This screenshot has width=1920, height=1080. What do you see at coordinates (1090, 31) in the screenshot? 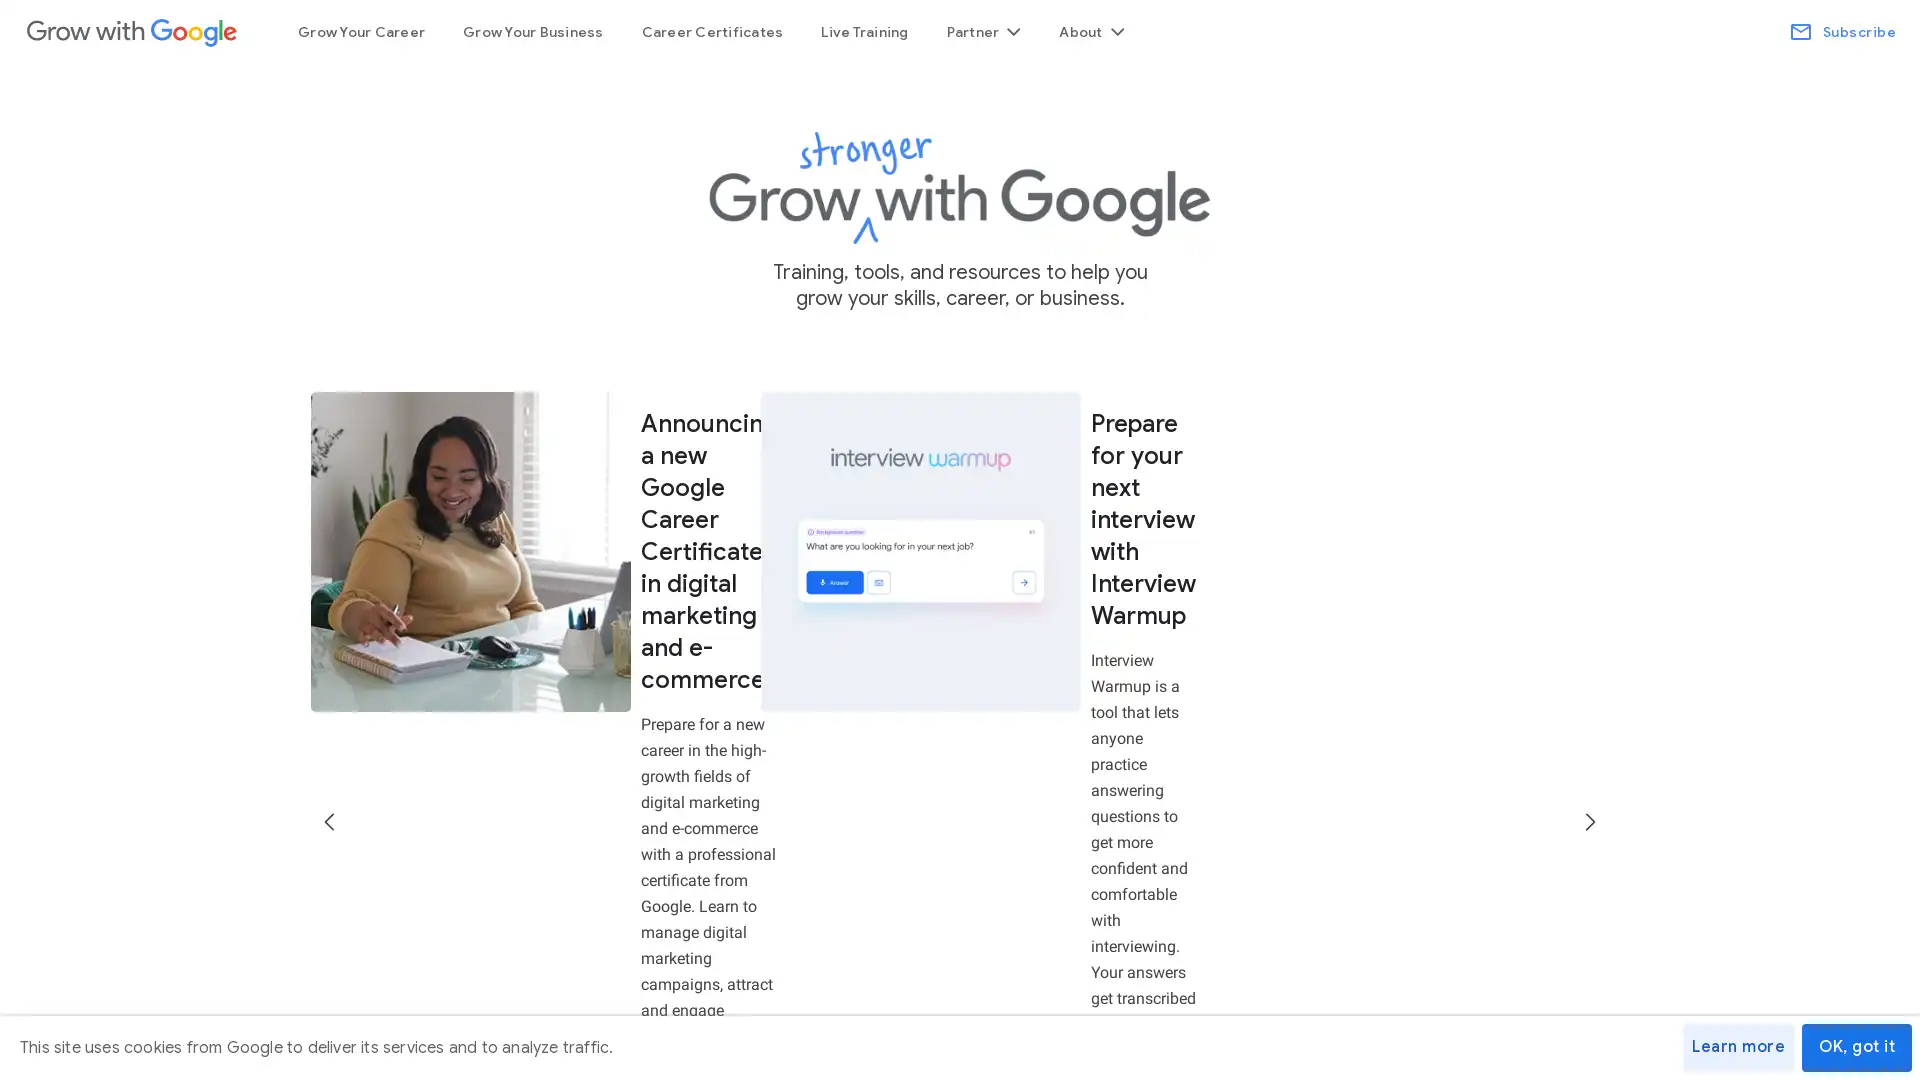
I see `Open programs menu` at bounding box center [1090, 31].